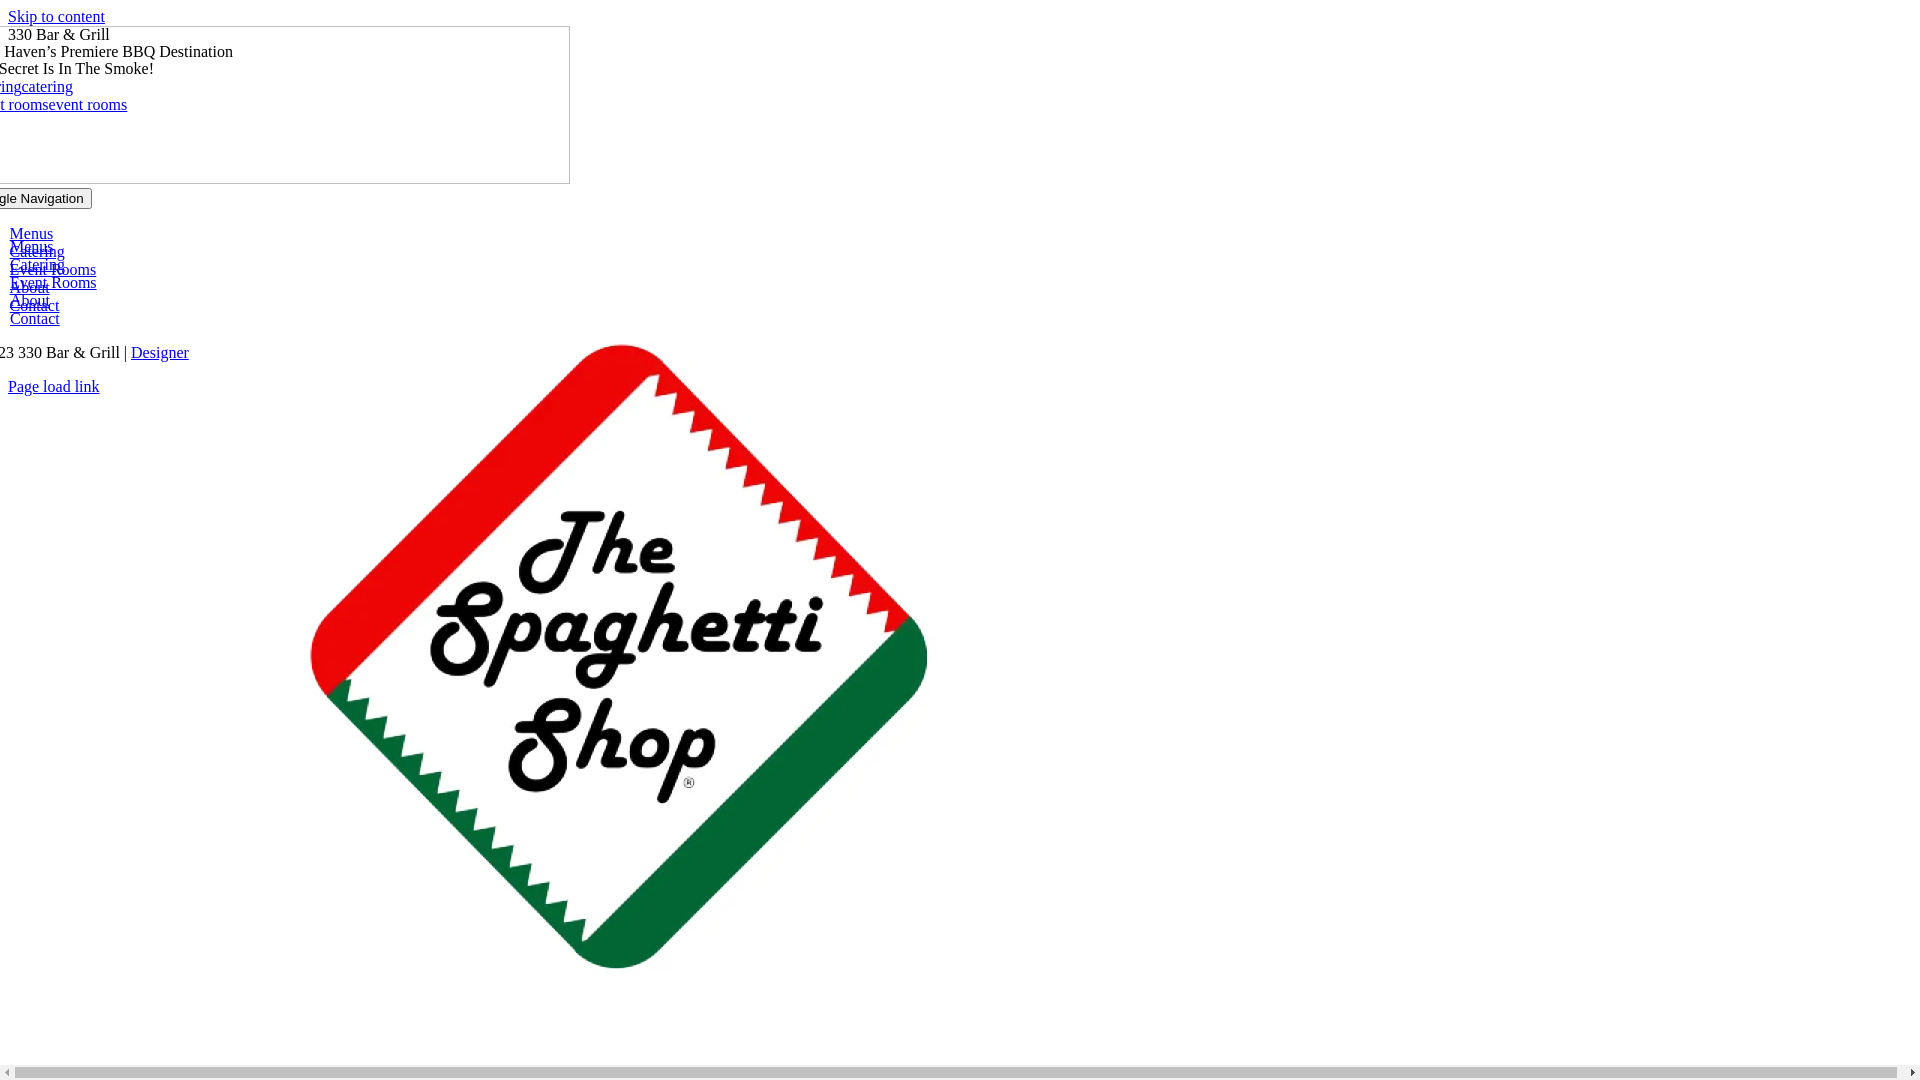 The width and height of the screenshot is (1920, 1080). Describe the element at coordinates (34, 317) in the screenshot. I see `'Contact'` at that location.